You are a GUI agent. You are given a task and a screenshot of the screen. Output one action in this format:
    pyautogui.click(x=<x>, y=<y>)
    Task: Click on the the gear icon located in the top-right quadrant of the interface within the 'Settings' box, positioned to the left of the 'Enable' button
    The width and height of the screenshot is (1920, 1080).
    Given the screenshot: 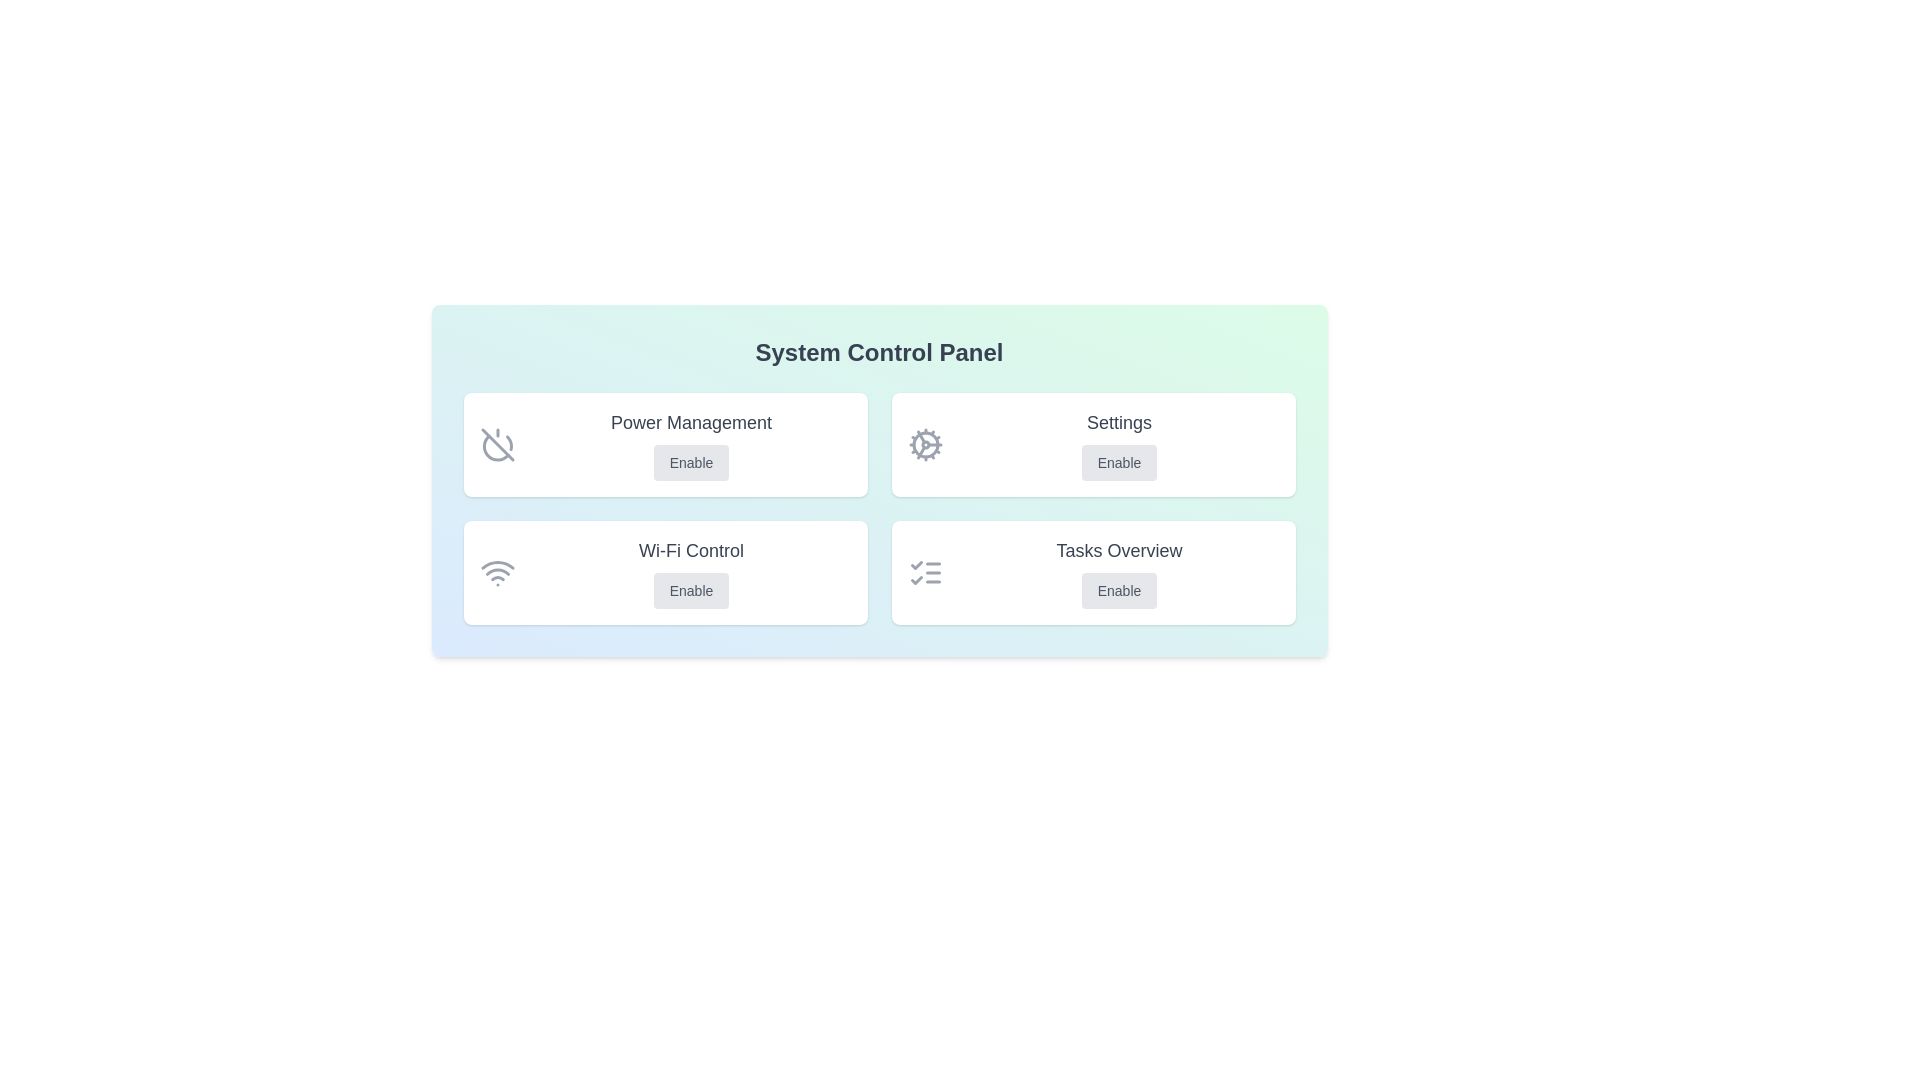 What is the action you would take?
    pyautogui.click(x=924, y=443)
    